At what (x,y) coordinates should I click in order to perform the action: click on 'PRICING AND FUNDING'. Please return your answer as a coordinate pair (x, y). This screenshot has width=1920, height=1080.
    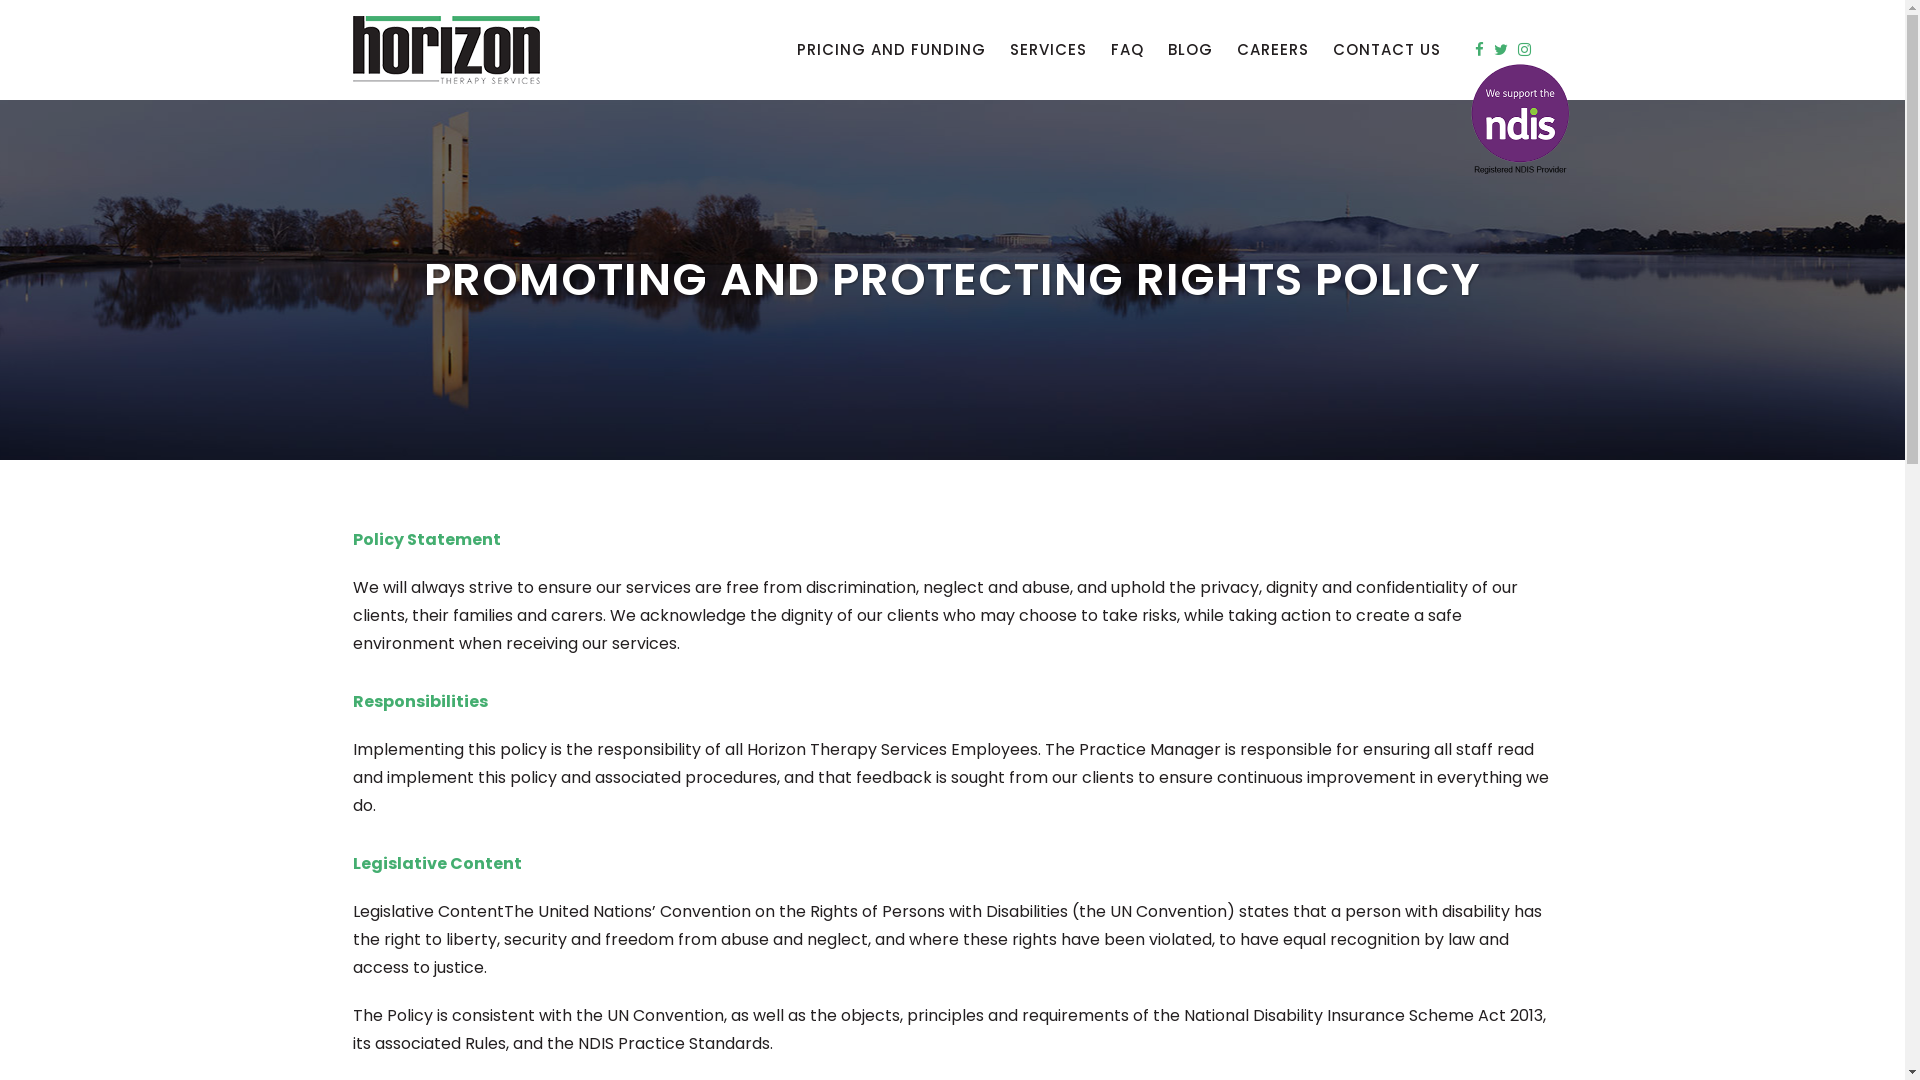
    Looking at the image, I should click on (889, 49).